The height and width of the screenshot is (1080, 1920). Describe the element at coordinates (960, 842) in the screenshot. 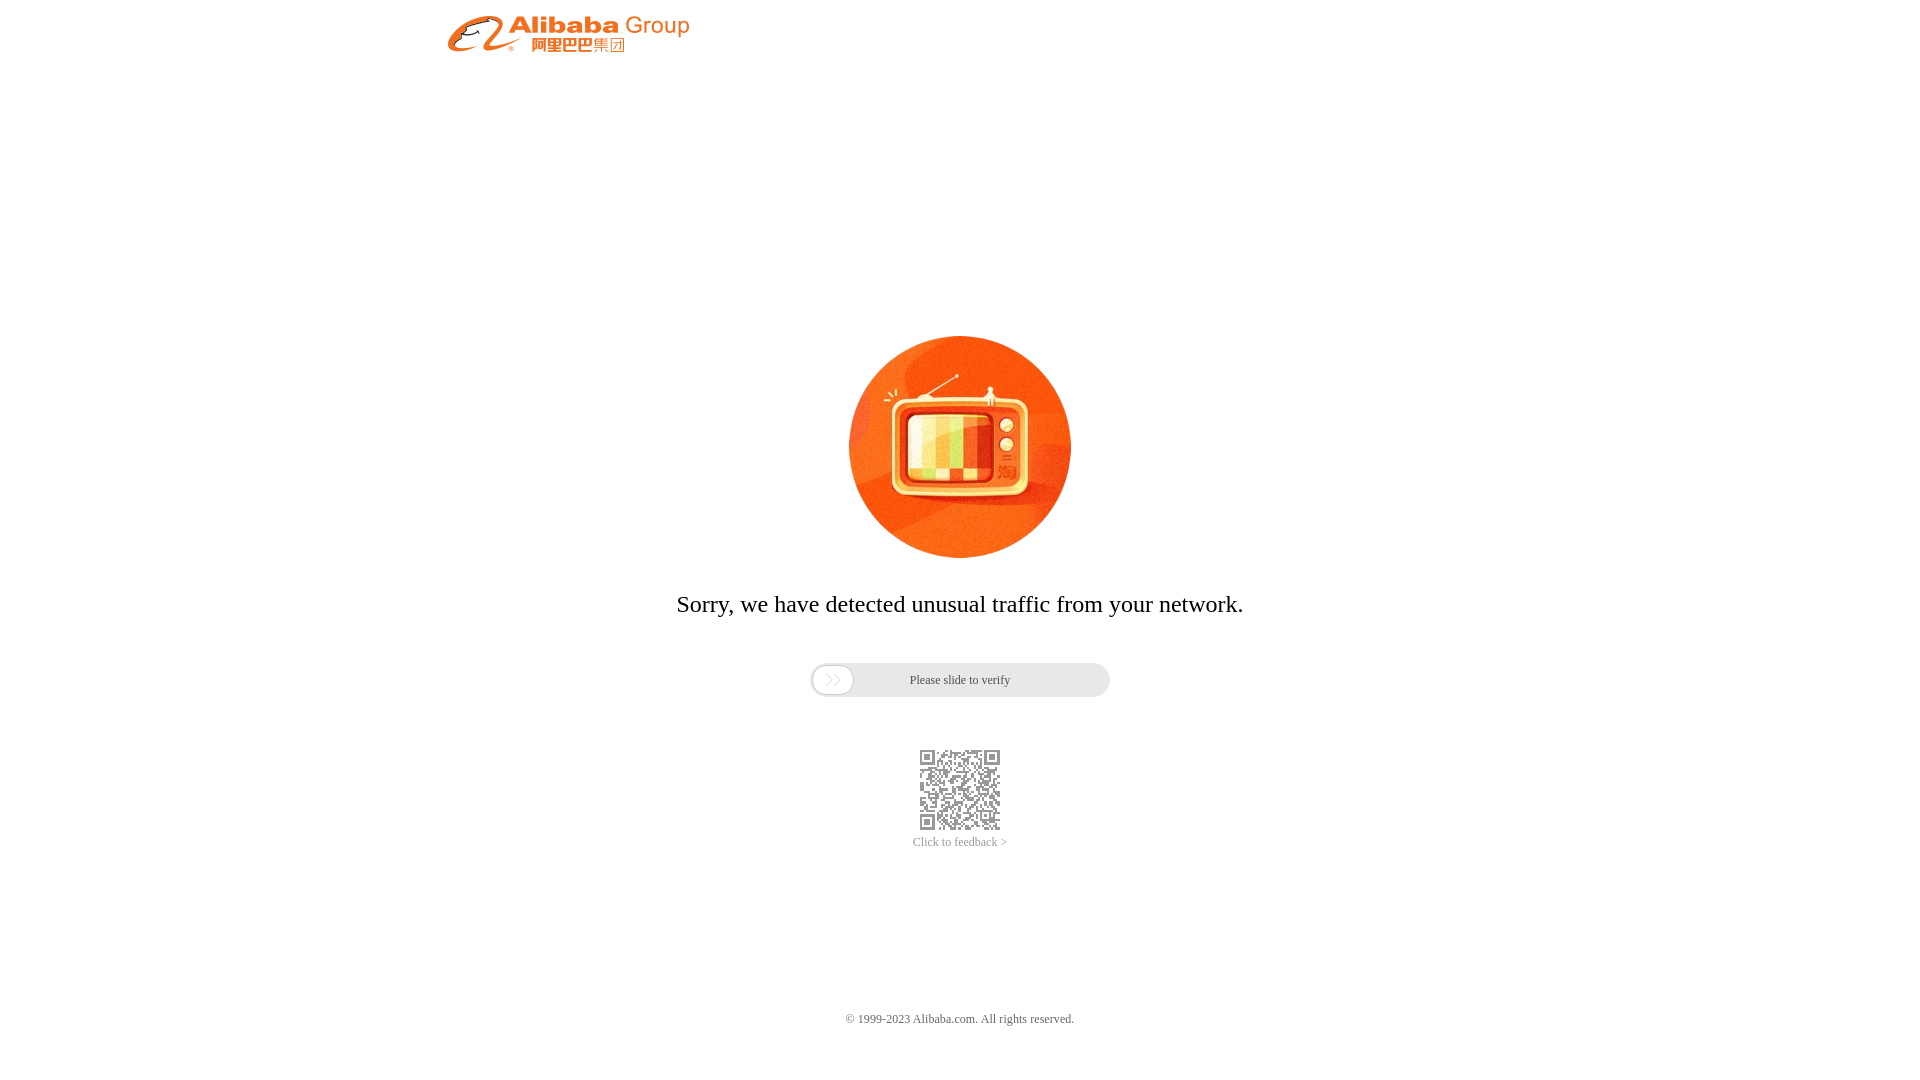

I see `'Click to feedback >'` at that location.